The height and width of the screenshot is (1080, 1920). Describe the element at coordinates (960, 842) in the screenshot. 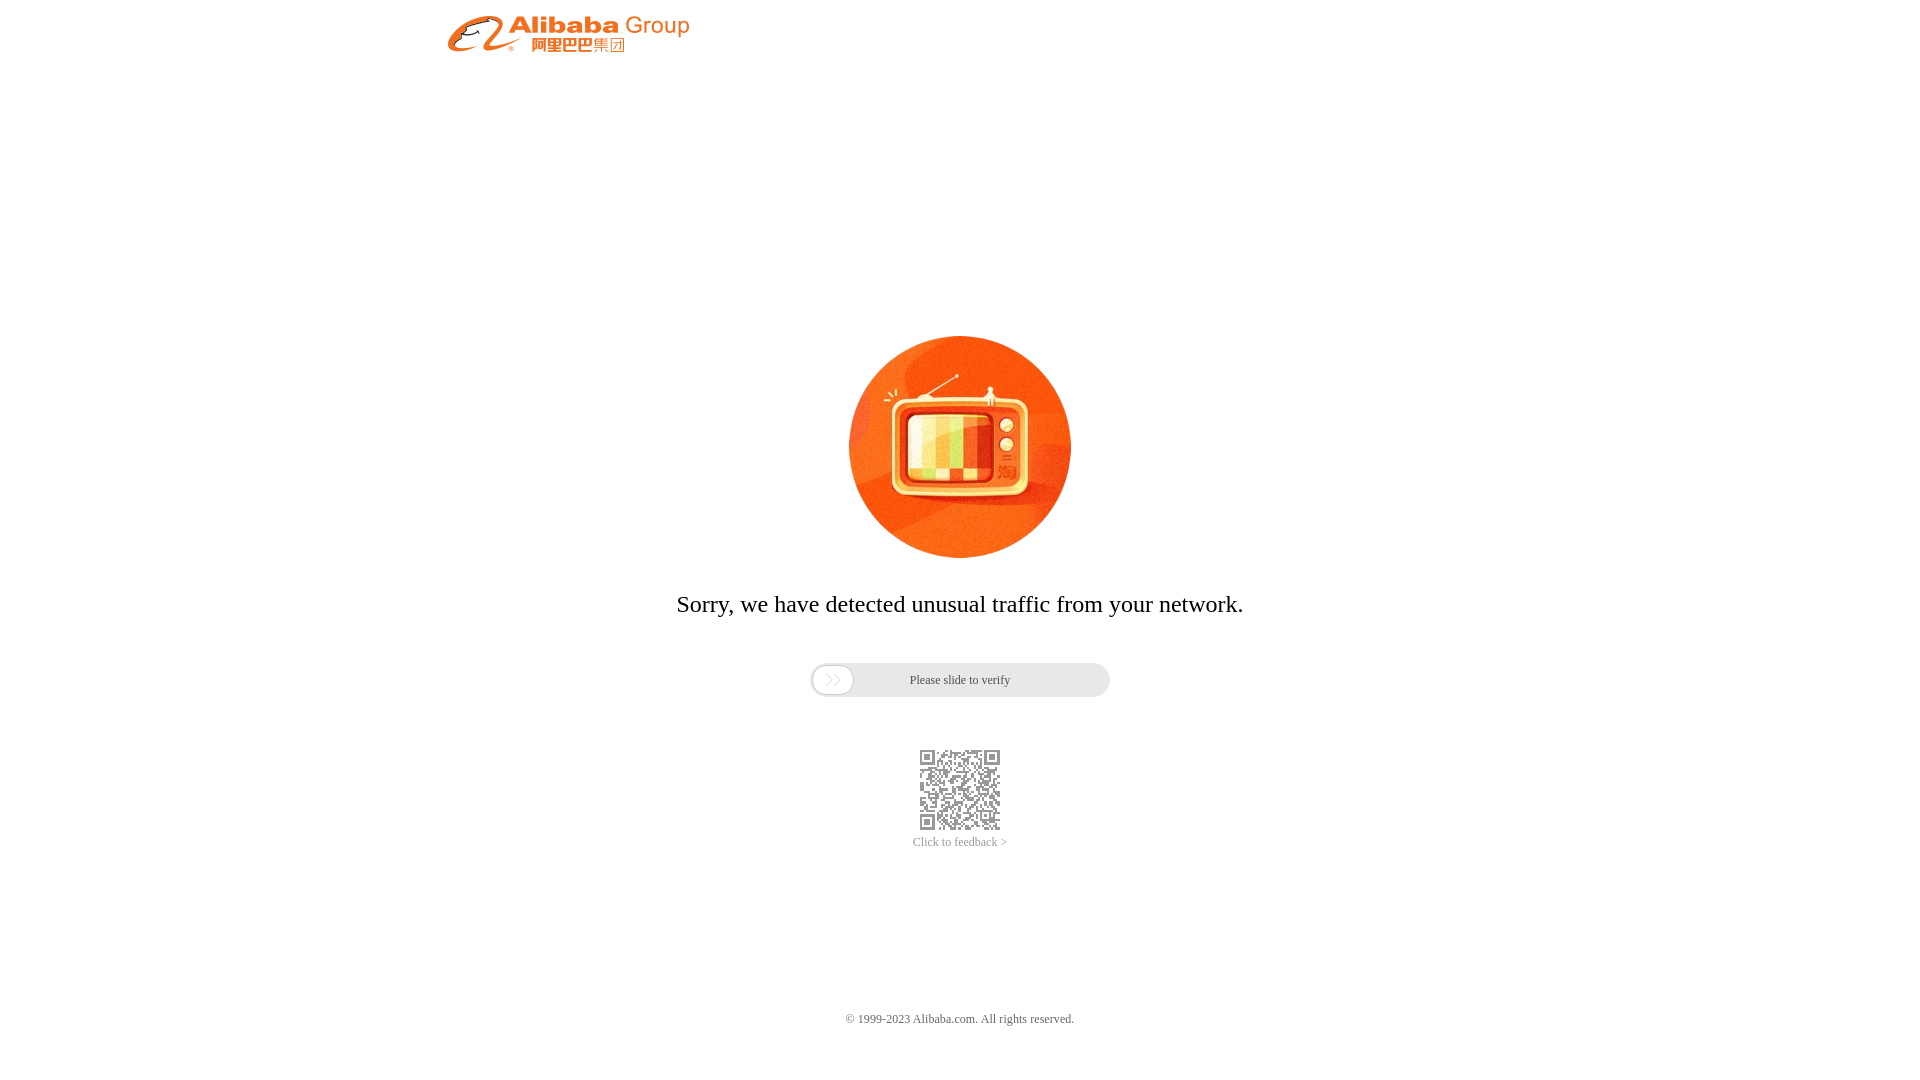

I see `'Click to feedback >'` at that location.